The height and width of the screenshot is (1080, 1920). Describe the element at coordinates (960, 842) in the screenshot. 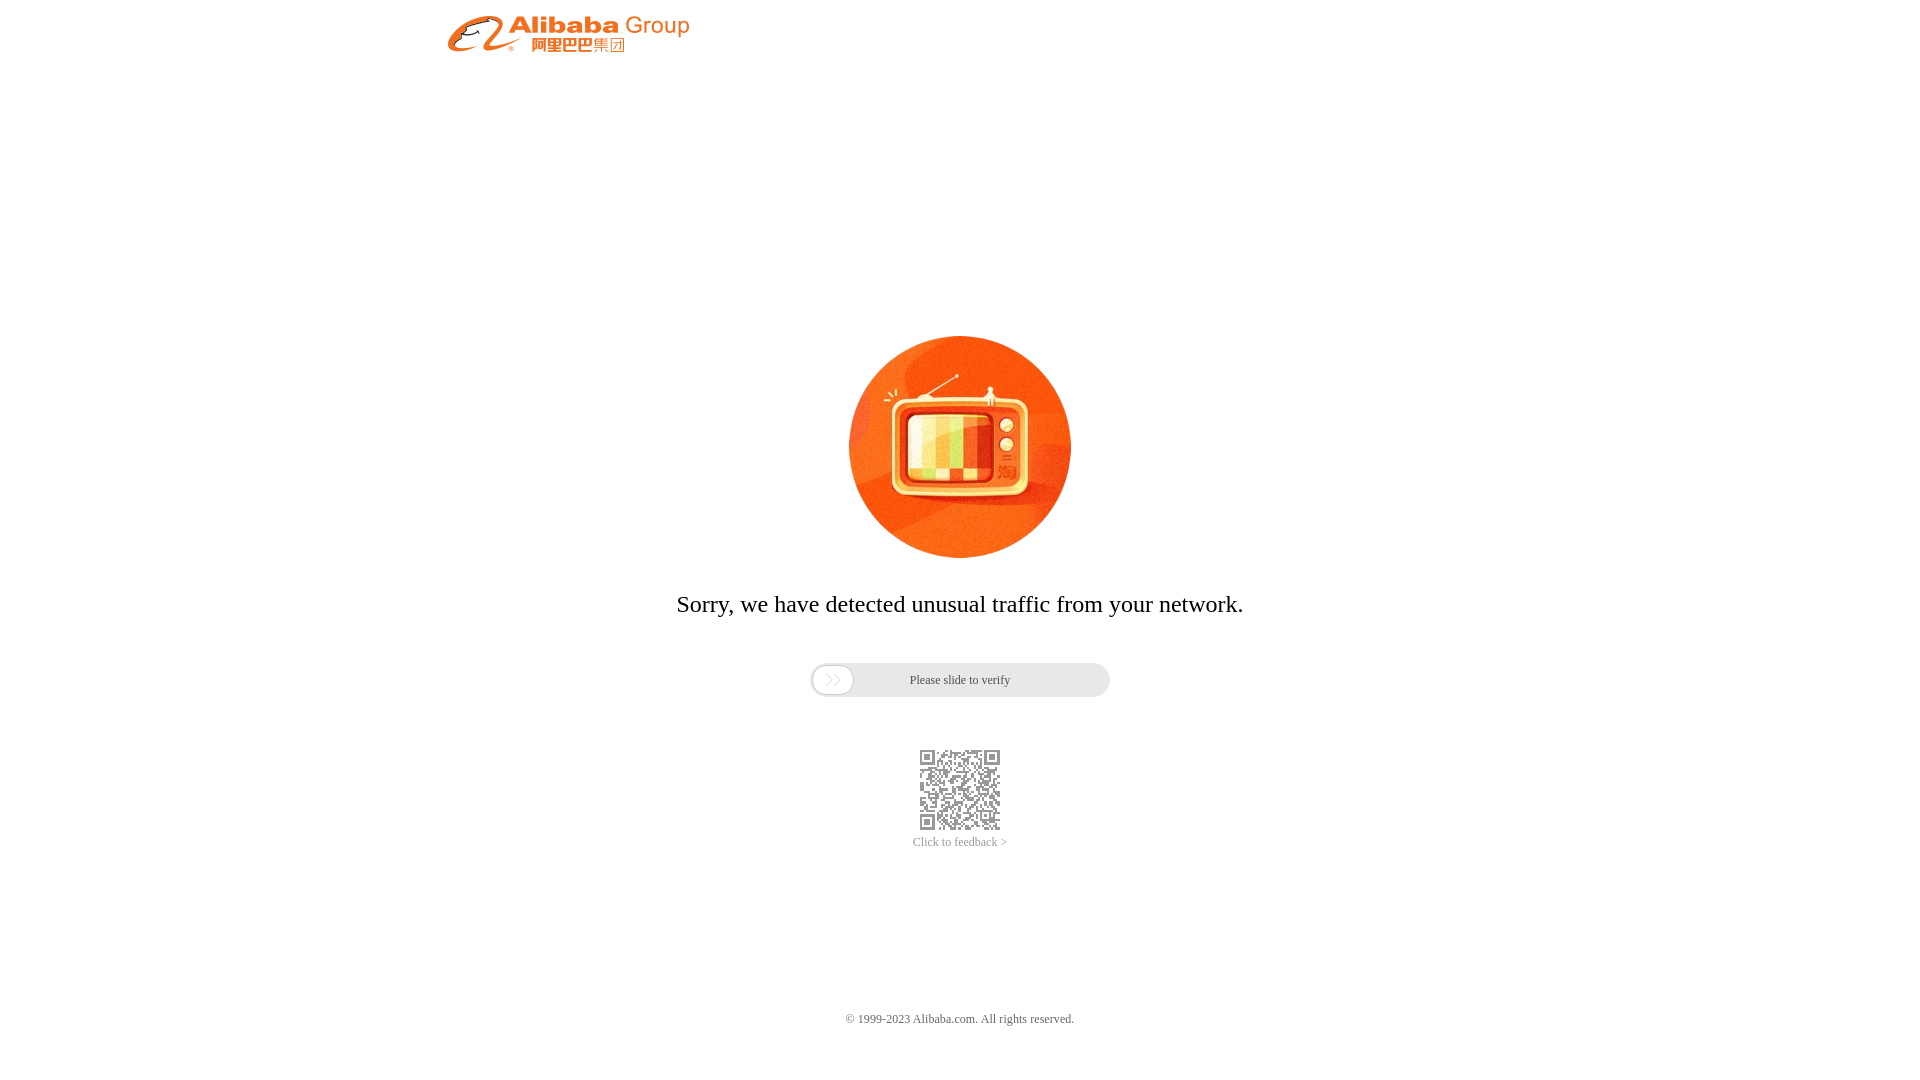

I see `'Click to feedback >'` at that location.